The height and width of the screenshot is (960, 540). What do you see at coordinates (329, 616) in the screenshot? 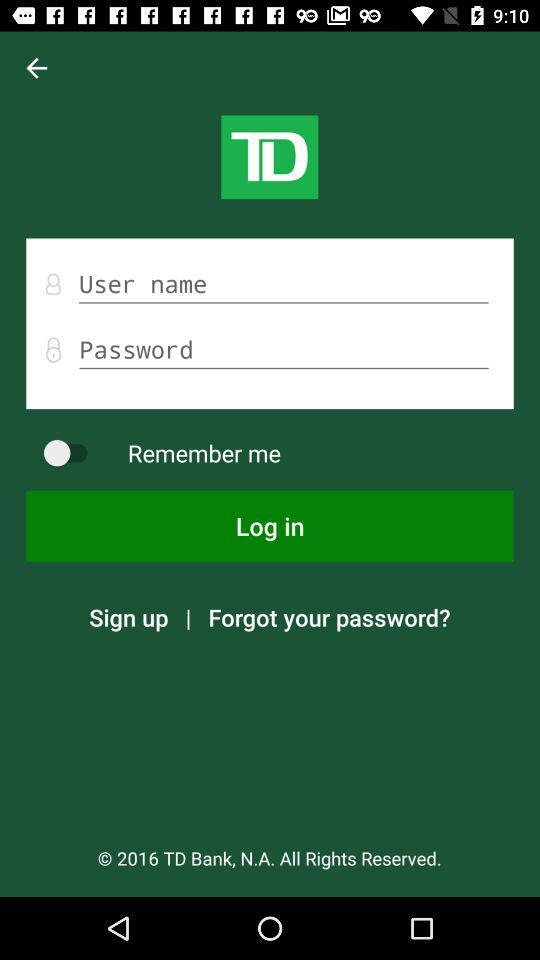
I see `item below the log in icon` at bounding box center [329, 616].